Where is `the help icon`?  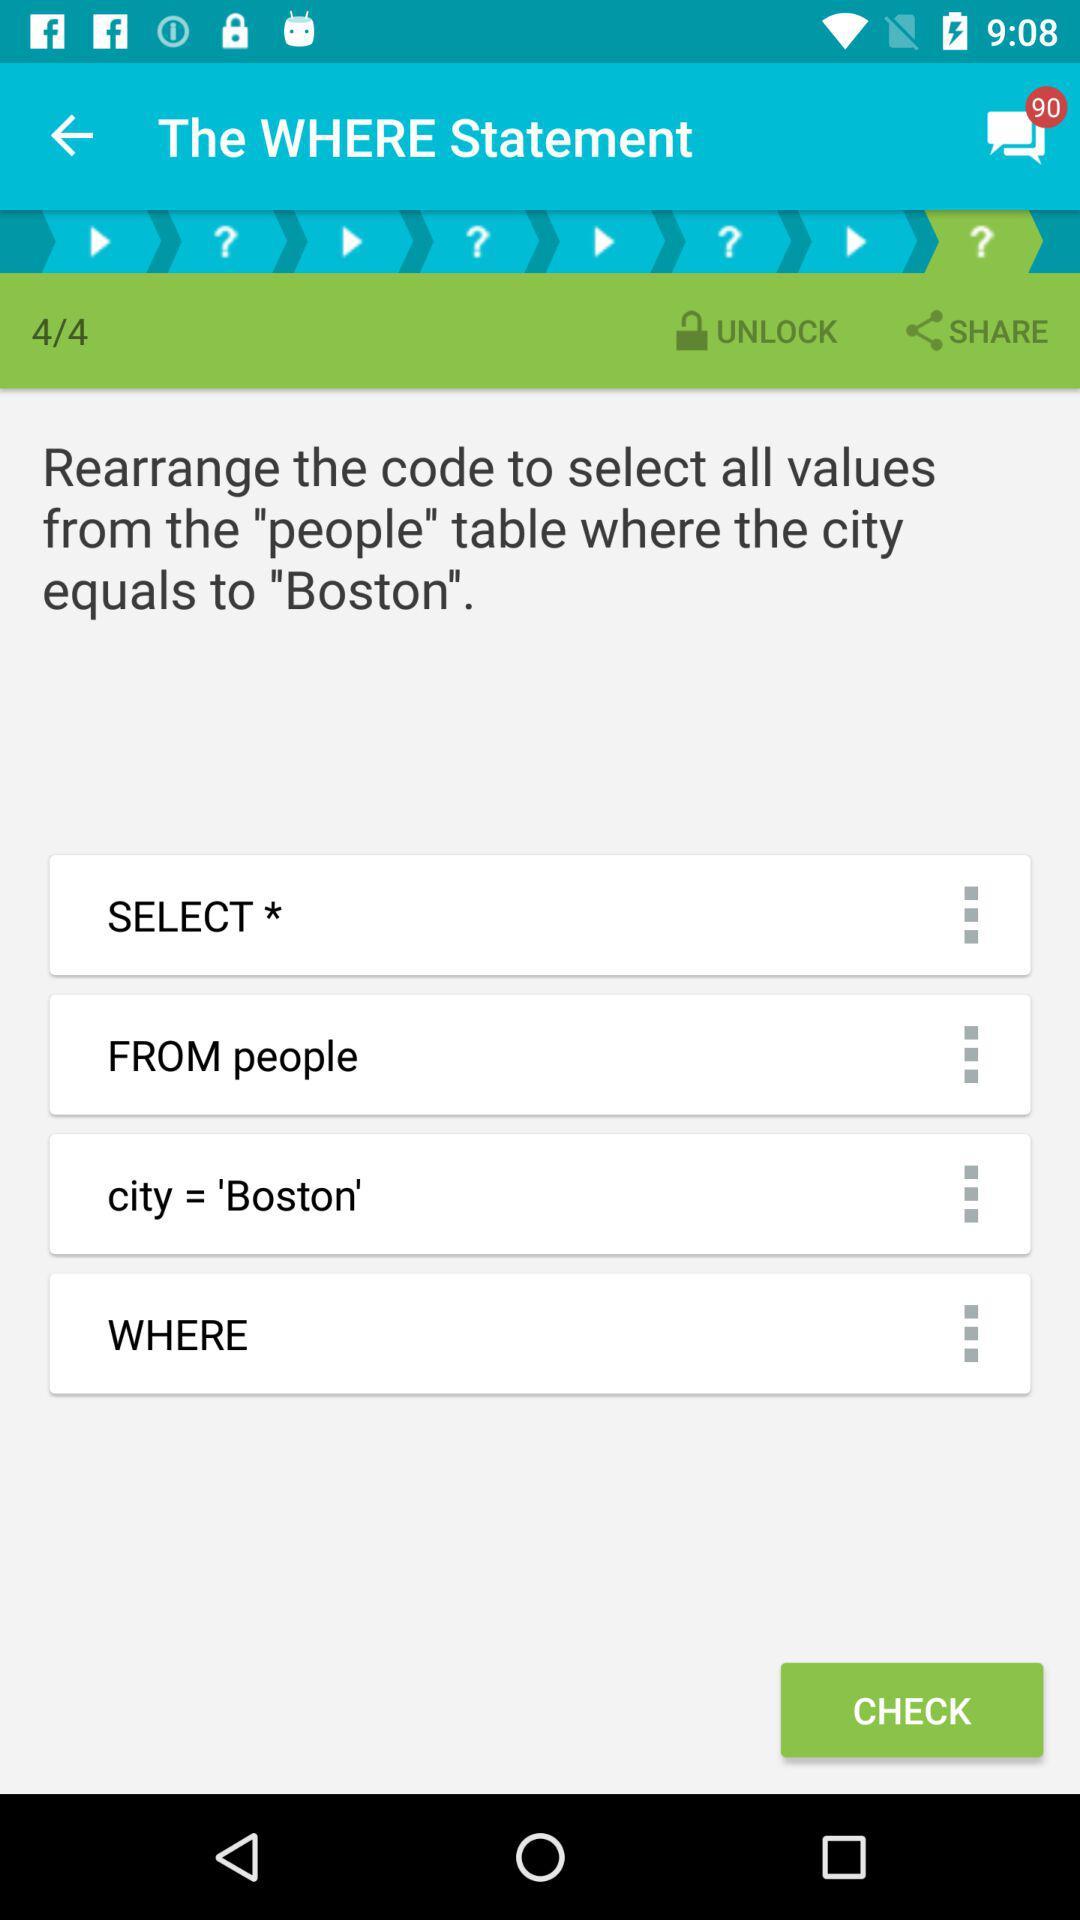
the help icon is located at coordinates (224, 240).